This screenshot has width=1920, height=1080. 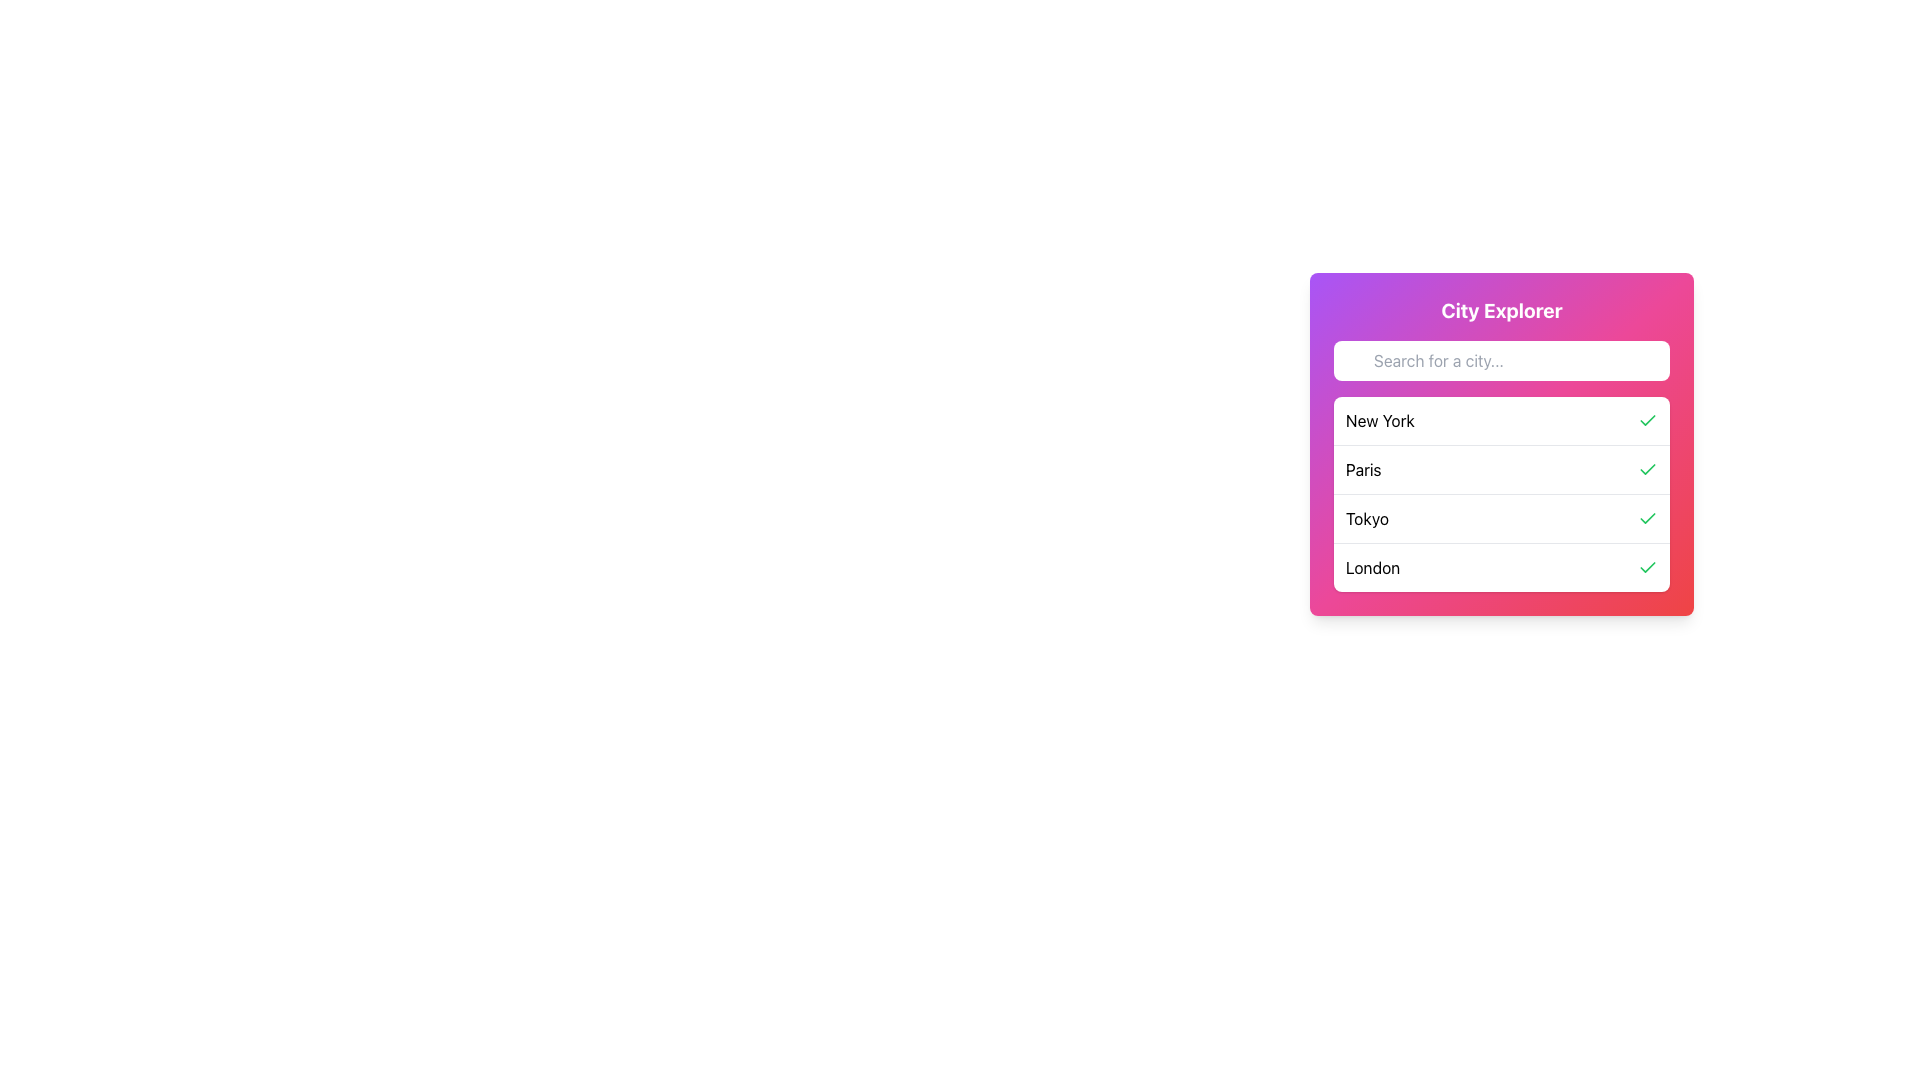 I want to click on the text label 'London' in the dropdown list of cities, so click(x=1371, y=567).